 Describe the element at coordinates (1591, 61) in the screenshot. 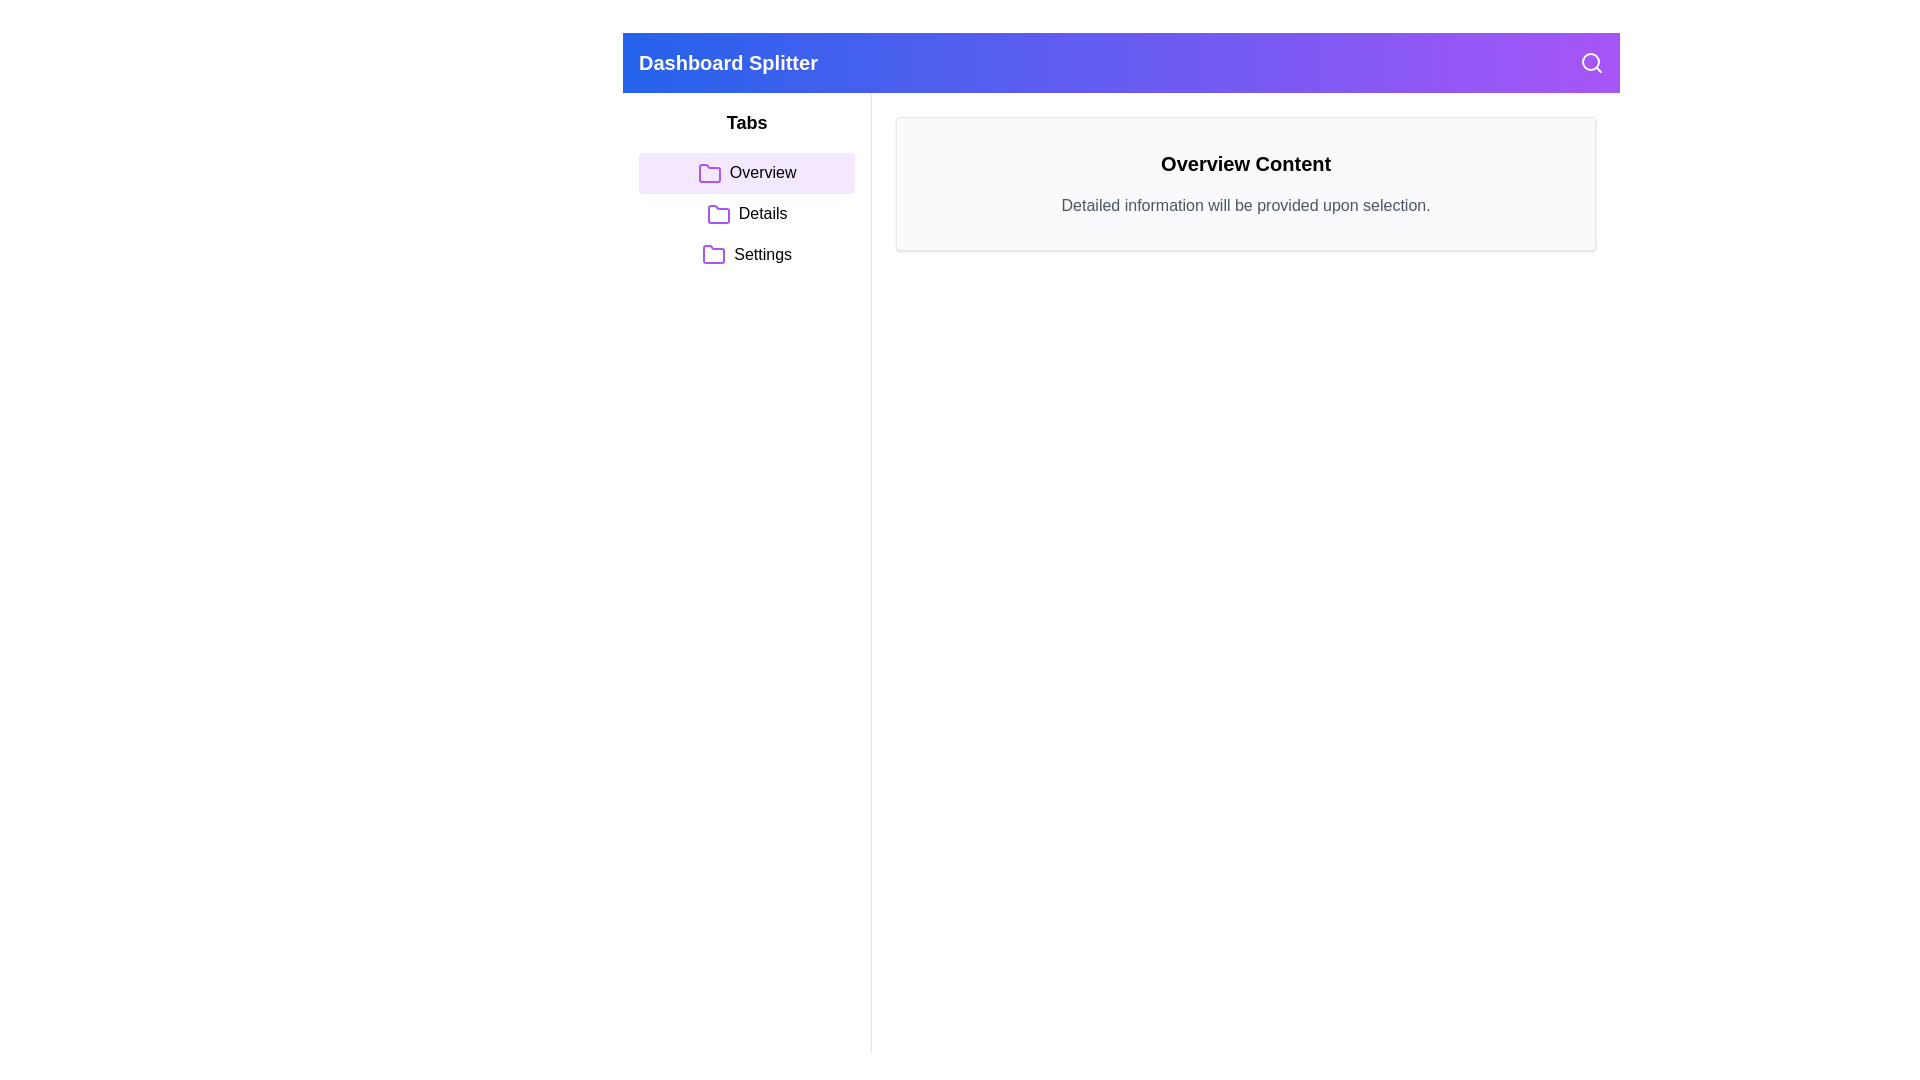

I see `the search icon located at the far-right of the purple gradient header, next to the 'Dashboard Splitter' text label` at that location.